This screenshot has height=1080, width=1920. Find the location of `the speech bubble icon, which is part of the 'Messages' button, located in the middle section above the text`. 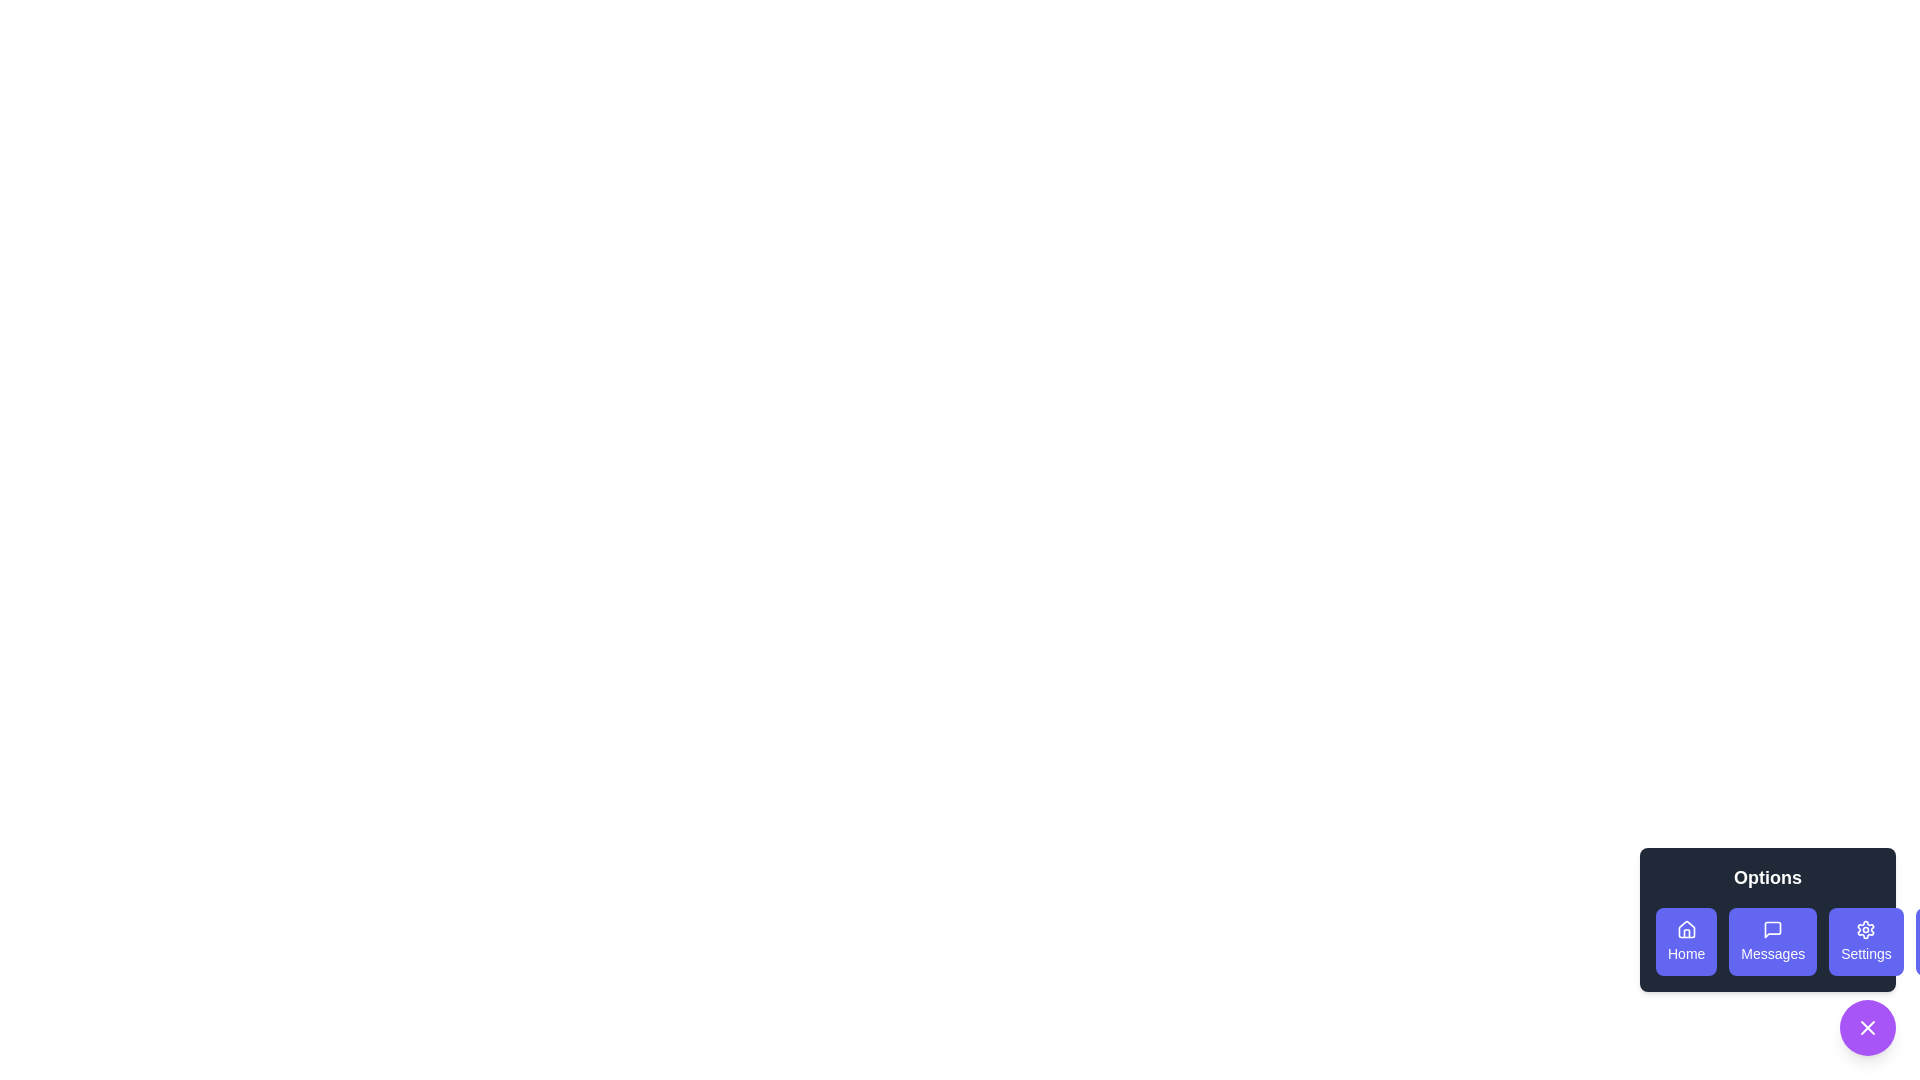

the speech bubble icon, which is part of the 'Messages' button, located in the middle section above the text is located at coordinates (1773, 929).